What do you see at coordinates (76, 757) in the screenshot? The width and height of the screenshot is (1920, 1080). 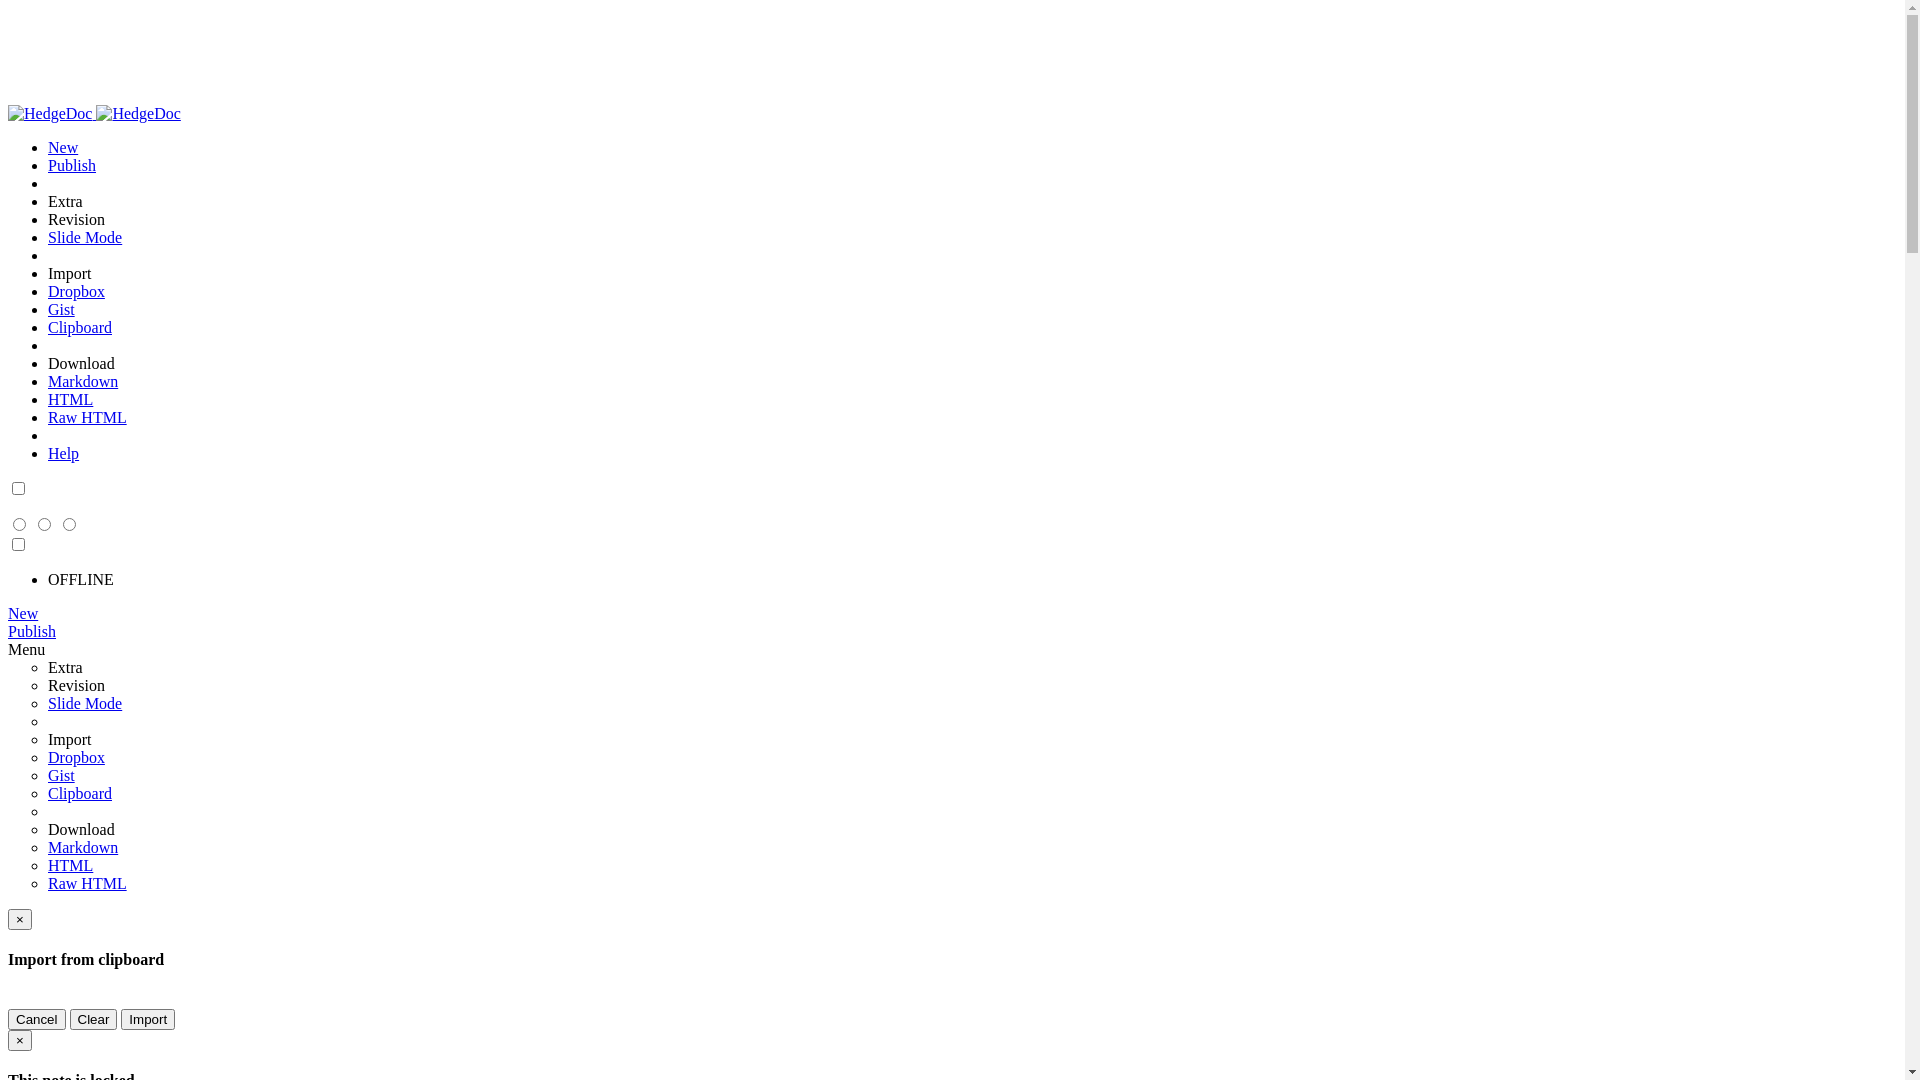 I see `'Dropbox'` at bounding box center [76, 757].